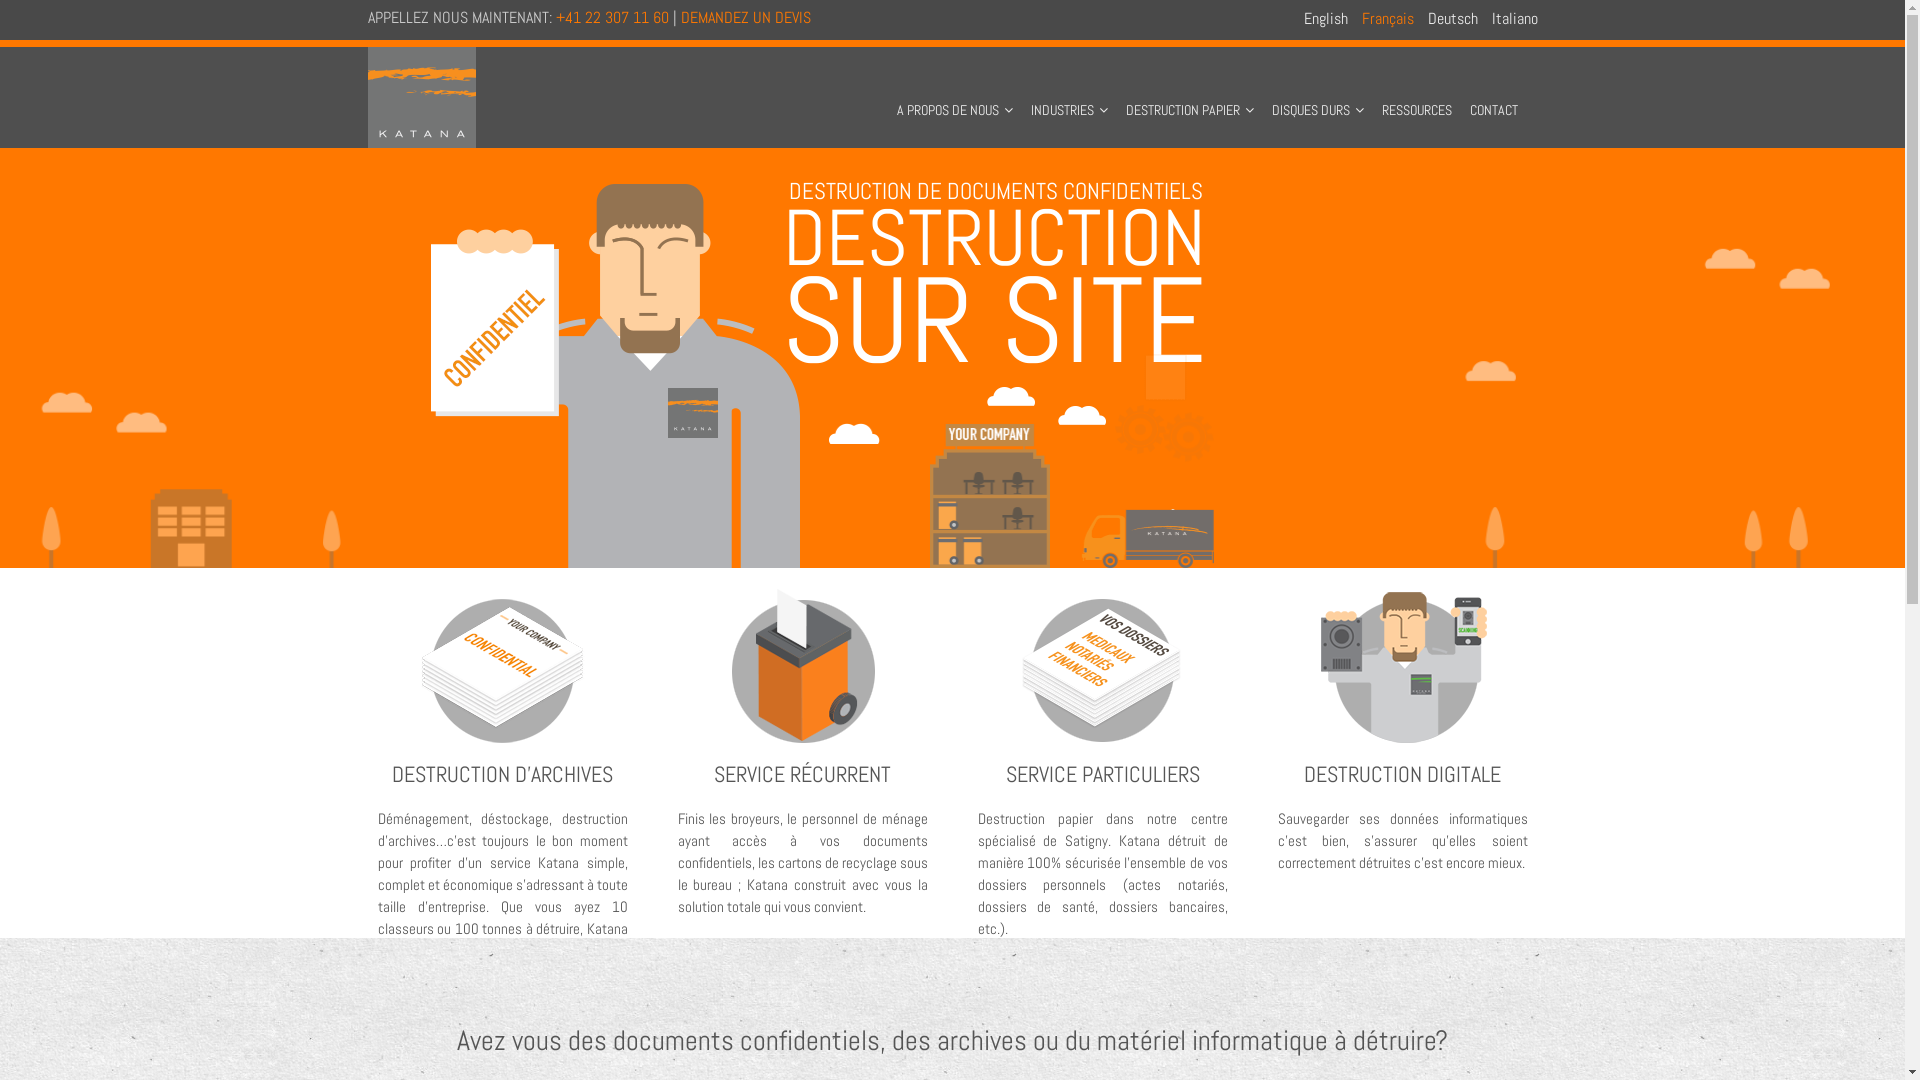  I want to click on 'CONTACT', so click(1464, 93).